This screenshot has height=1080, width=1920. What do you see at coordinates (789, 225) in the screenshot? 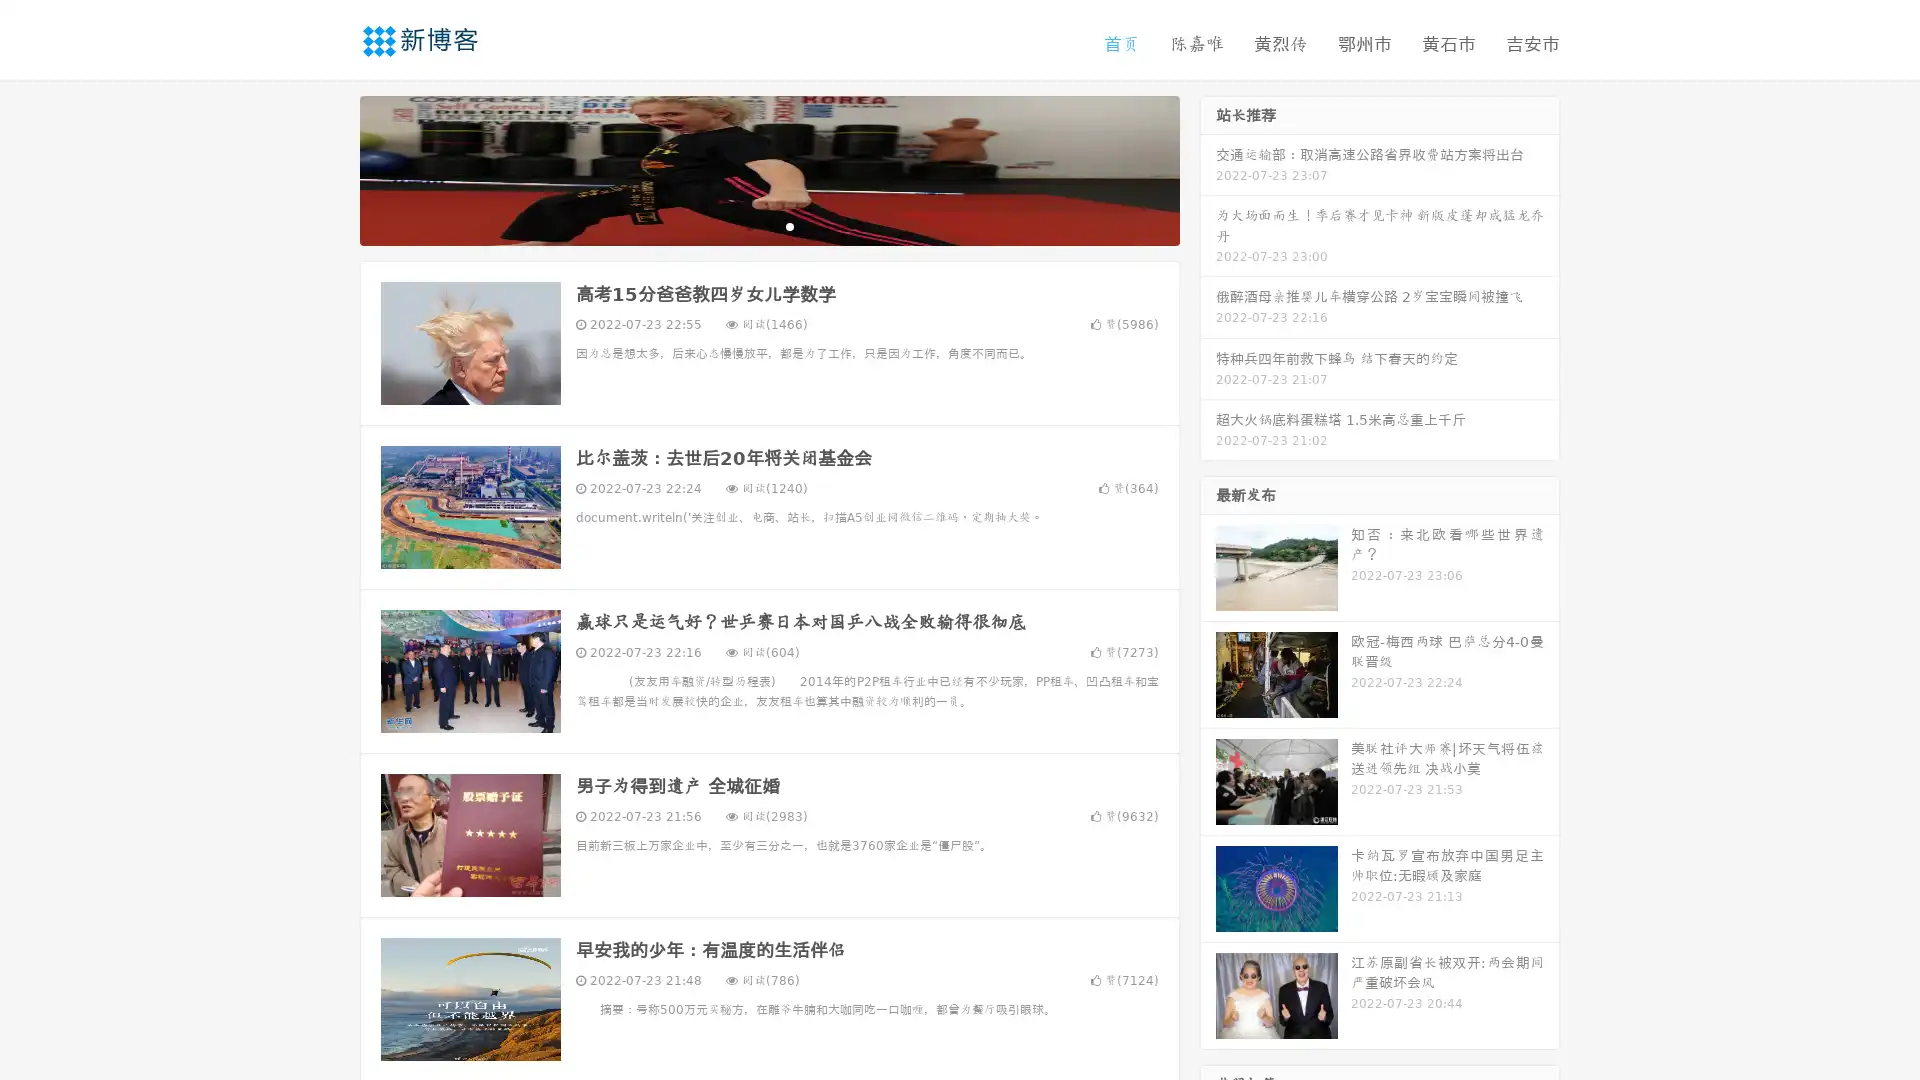
I see `Go to slide 3` at bounding box center [789, 225].